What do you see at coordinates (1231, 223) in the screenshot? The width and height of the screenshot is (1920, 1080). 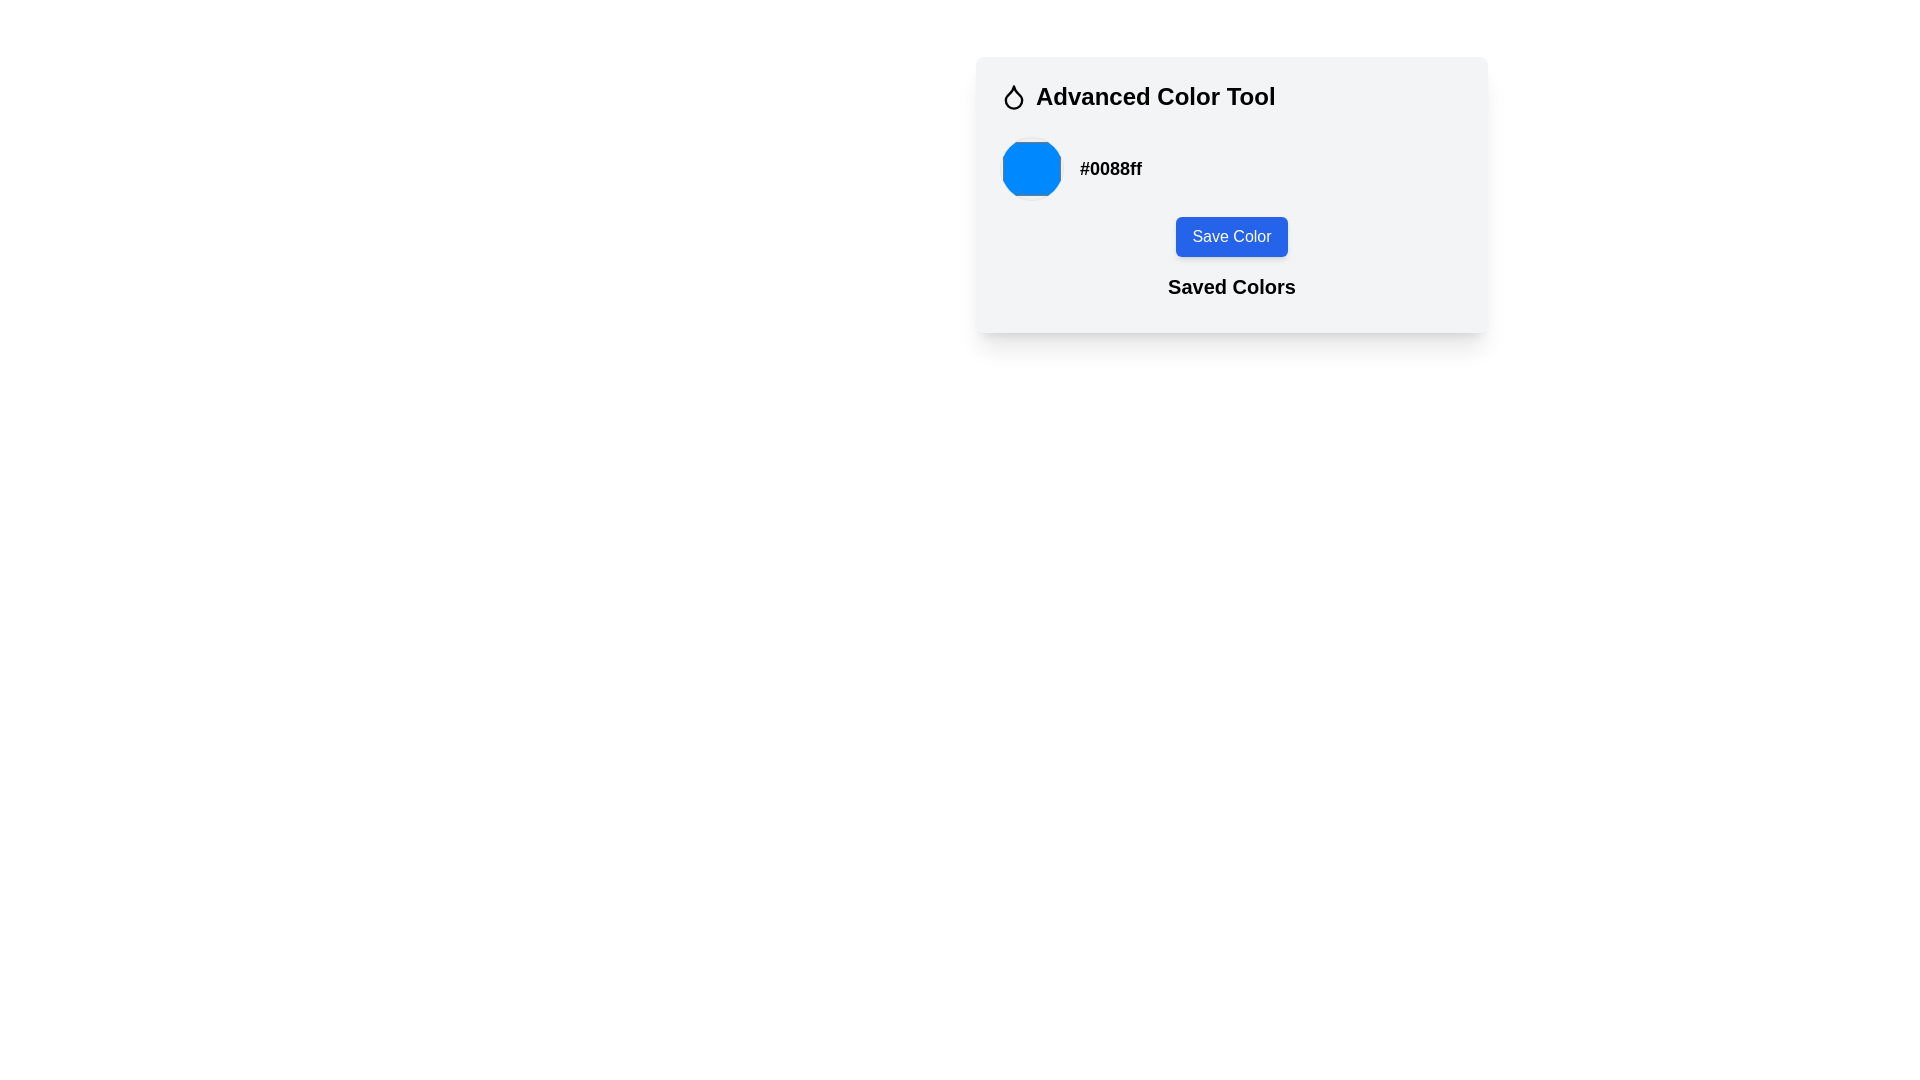 I see `the save color button which is centrally positioned below the color preview and to the left of the saved colors label` at bounding box center [1231, 223].